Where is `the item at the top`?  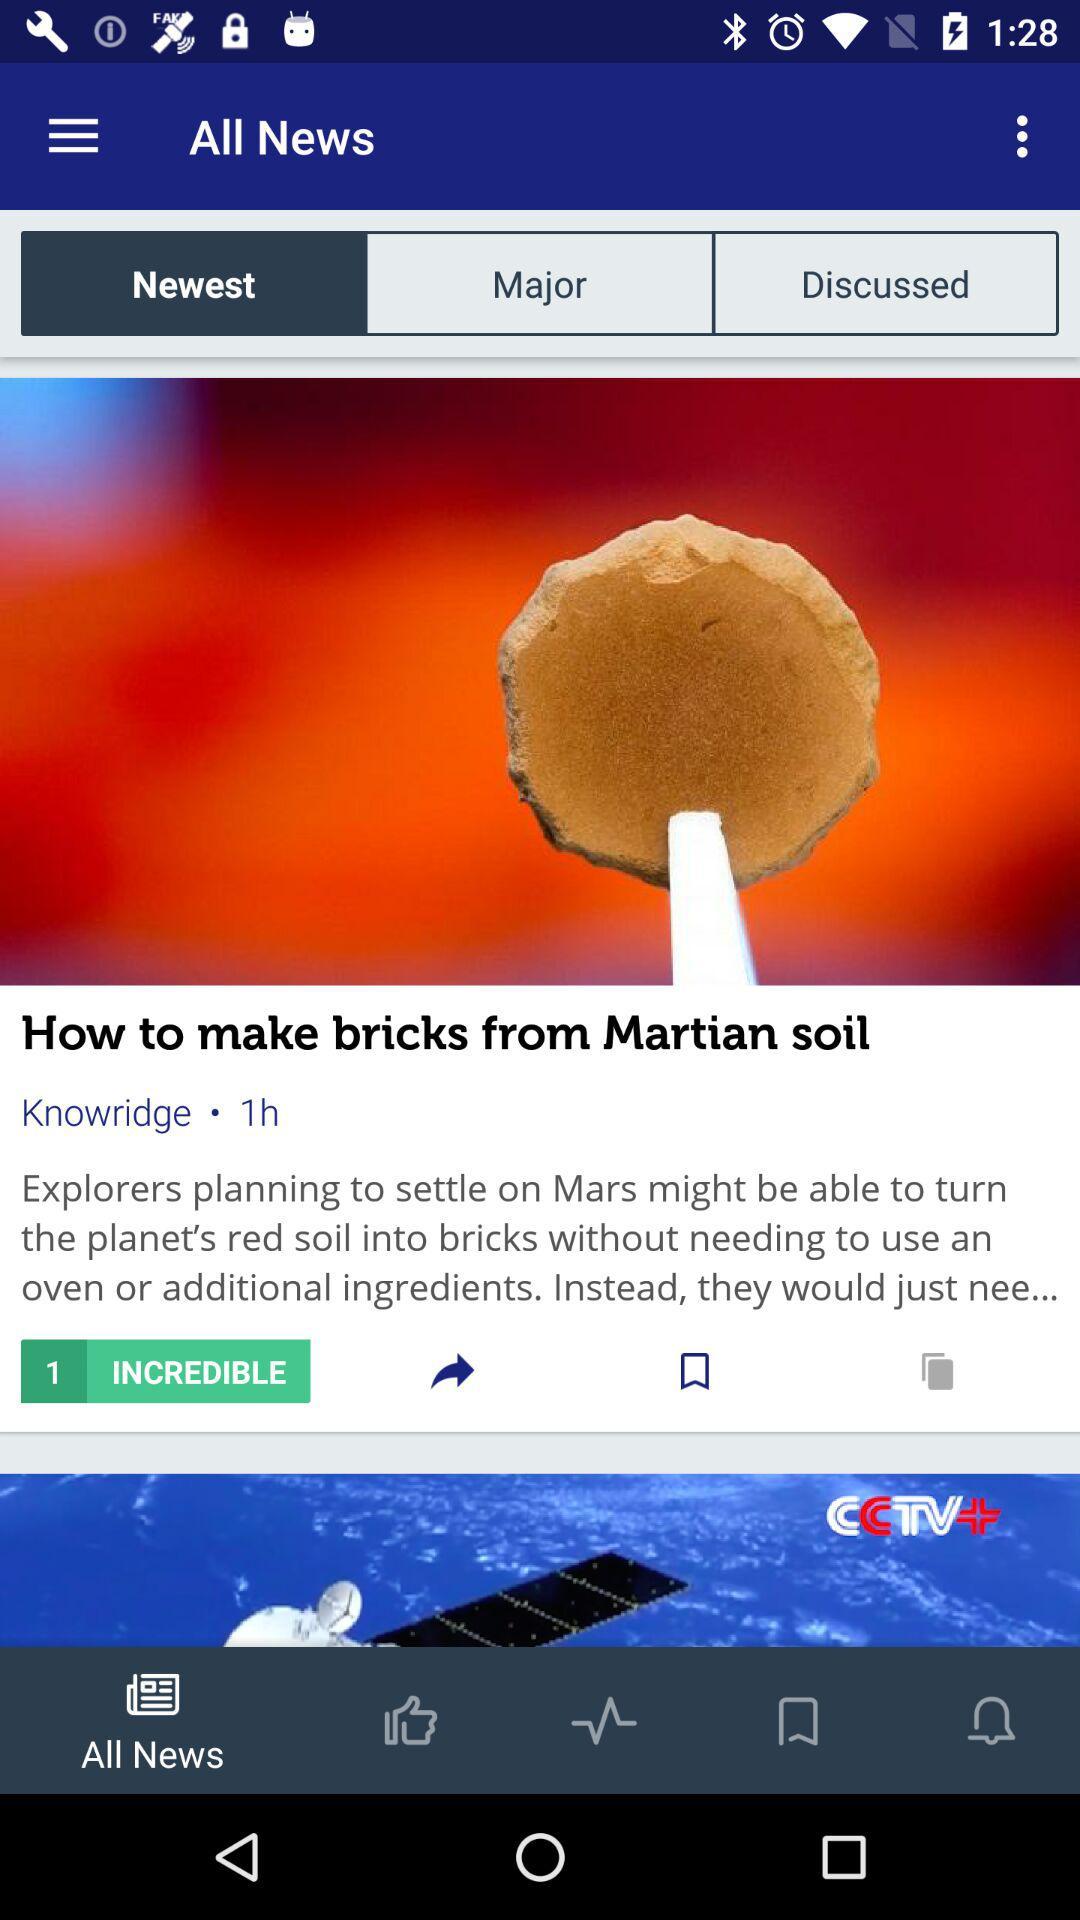 the item at the top is located at coordinates (538, 282).